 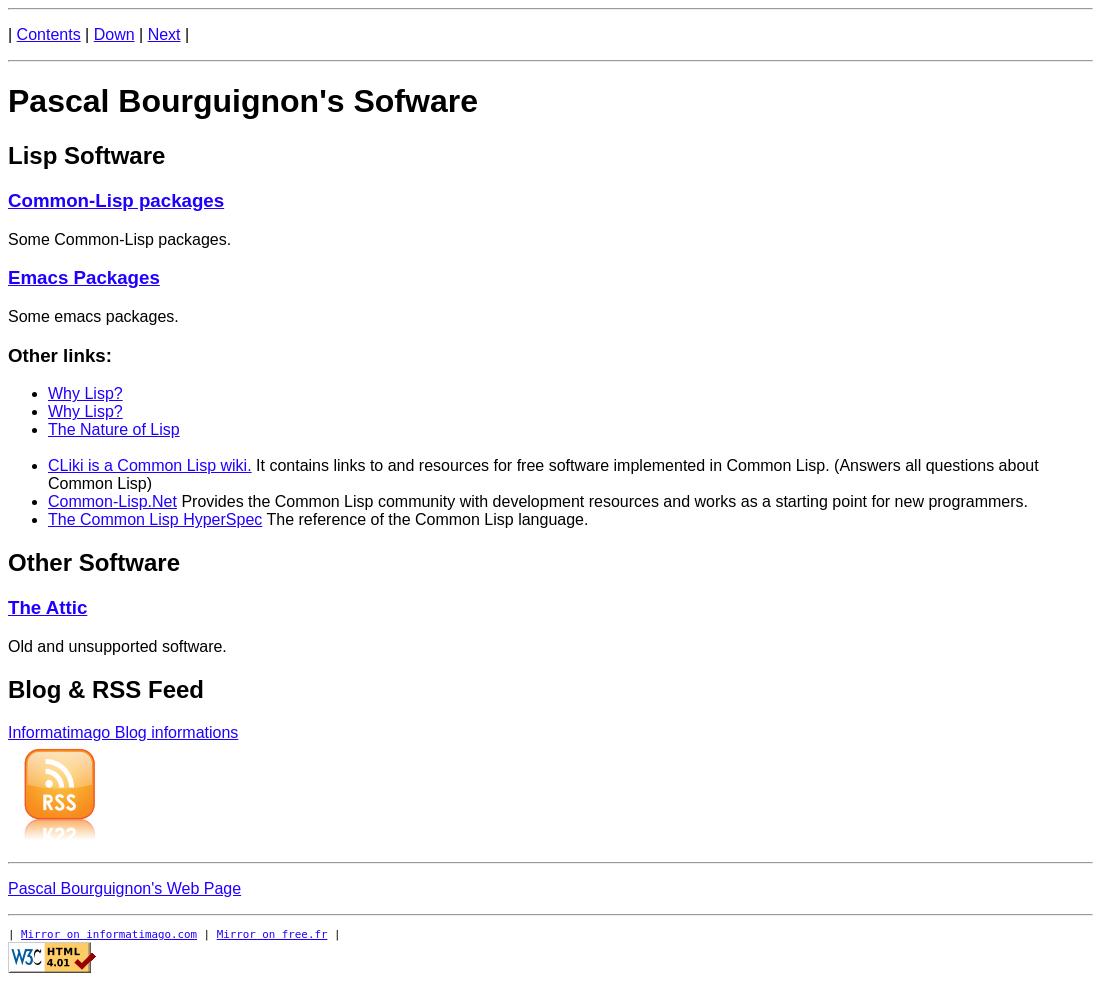 I want to click on 'Some emacs packages.', so click(x=93, y=314).